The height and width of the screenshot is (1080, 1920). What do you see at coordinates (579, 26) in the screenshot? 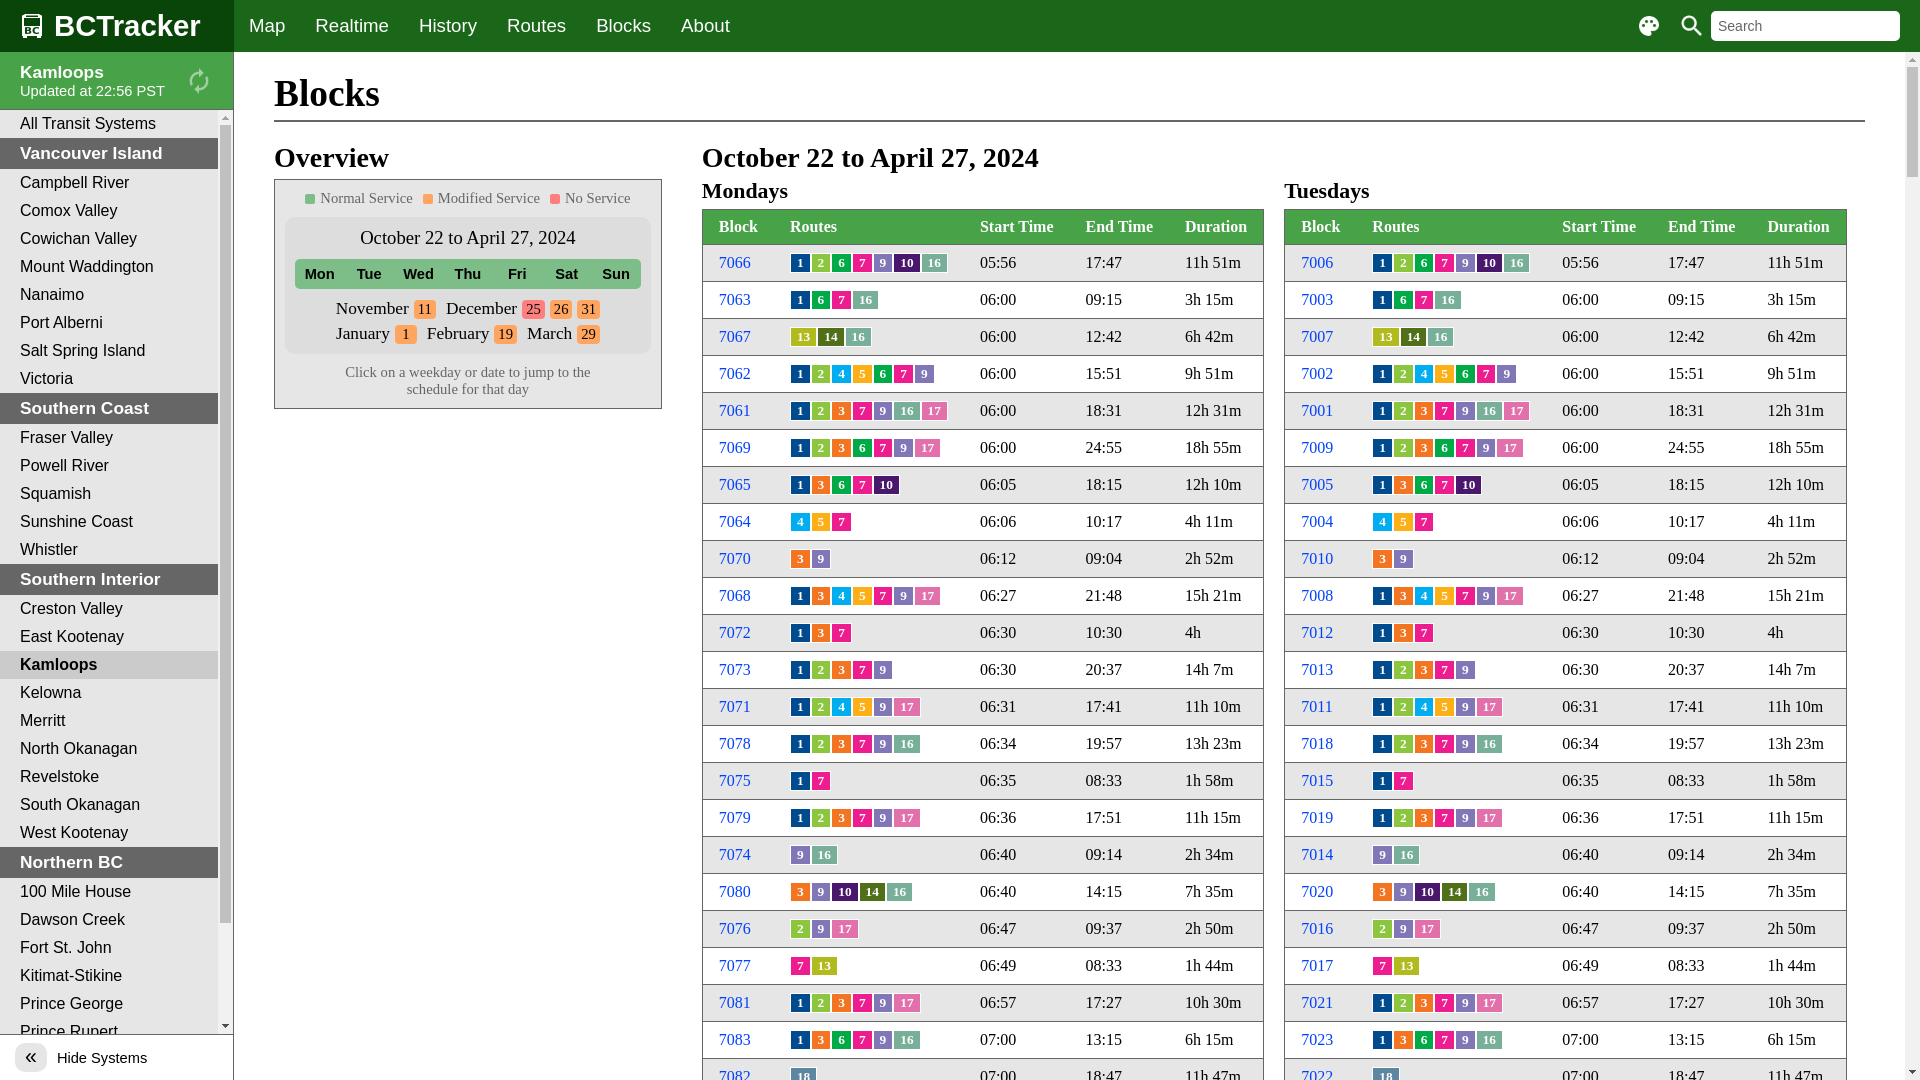
I see `'Blocks'` at bounding box center [579, 26].